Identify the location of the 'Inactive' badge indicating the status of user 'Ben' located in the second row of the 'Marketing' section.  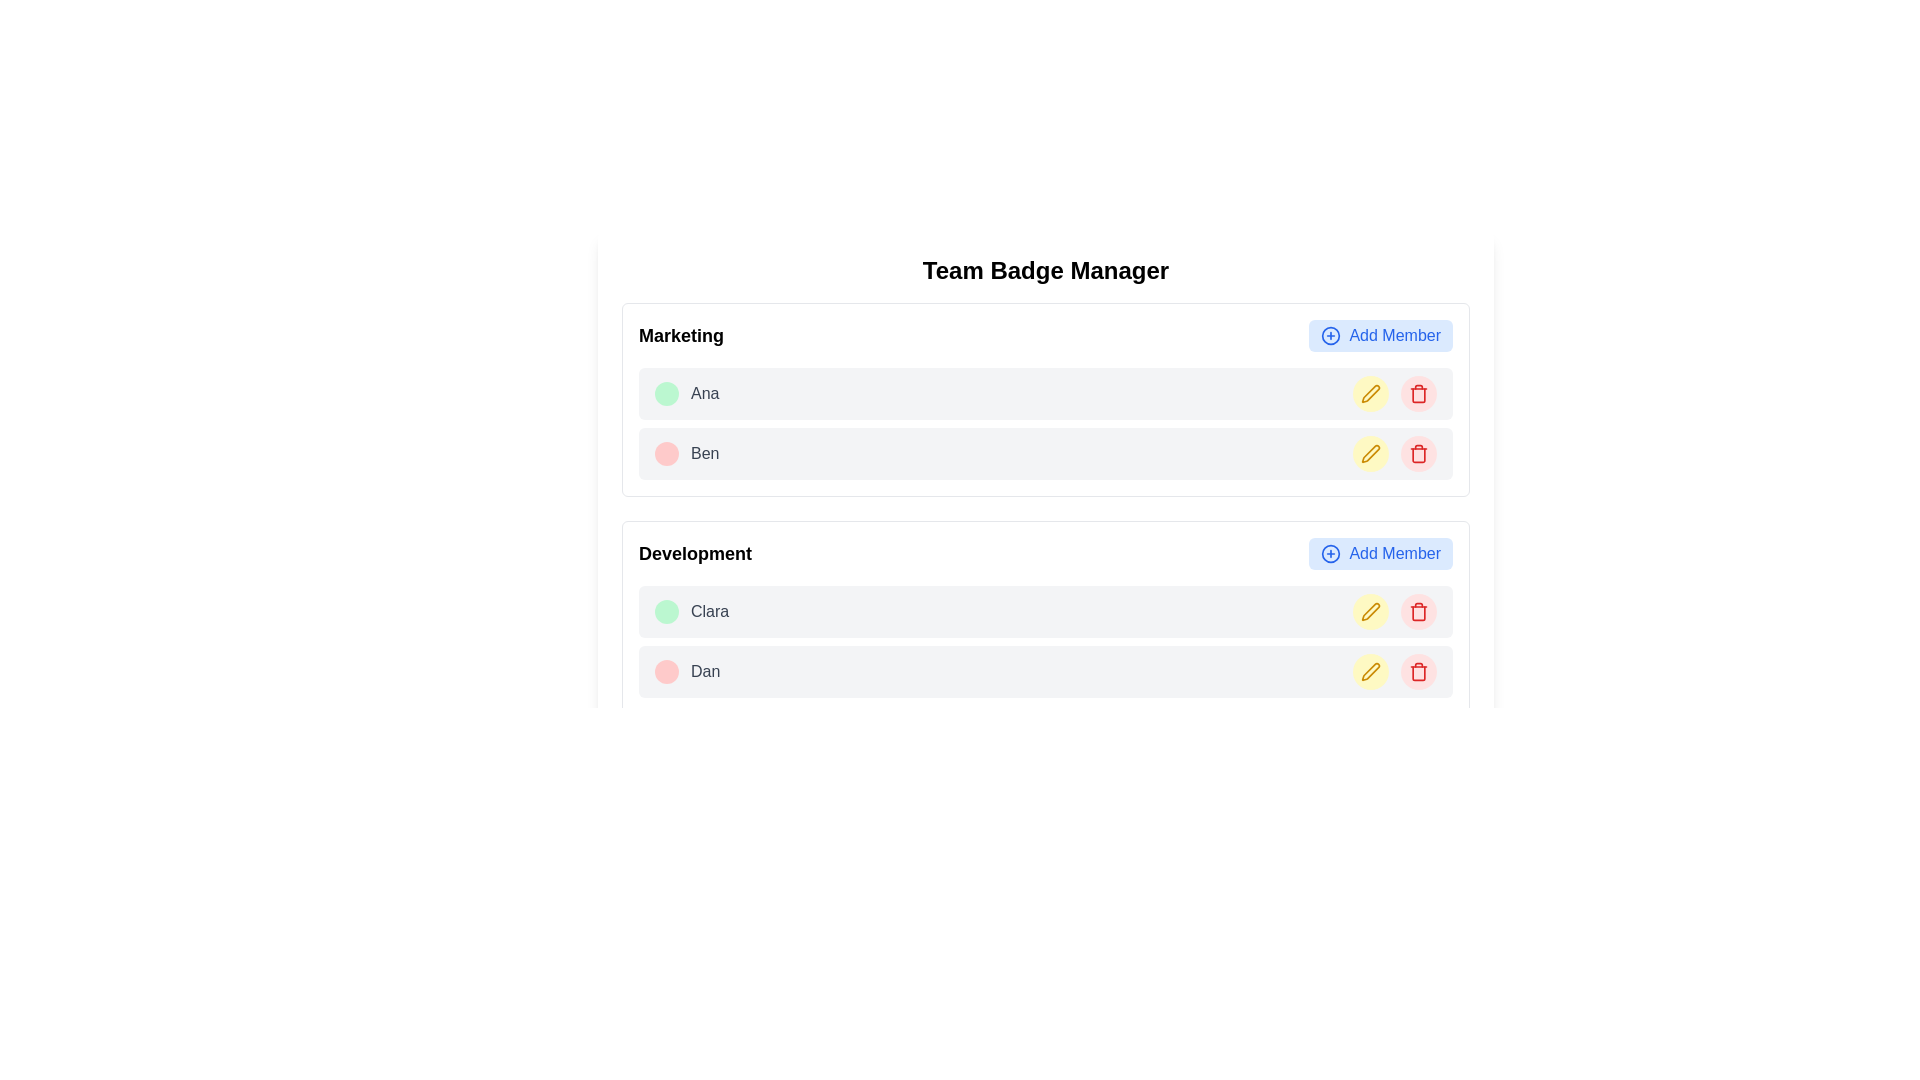
(667, 454).